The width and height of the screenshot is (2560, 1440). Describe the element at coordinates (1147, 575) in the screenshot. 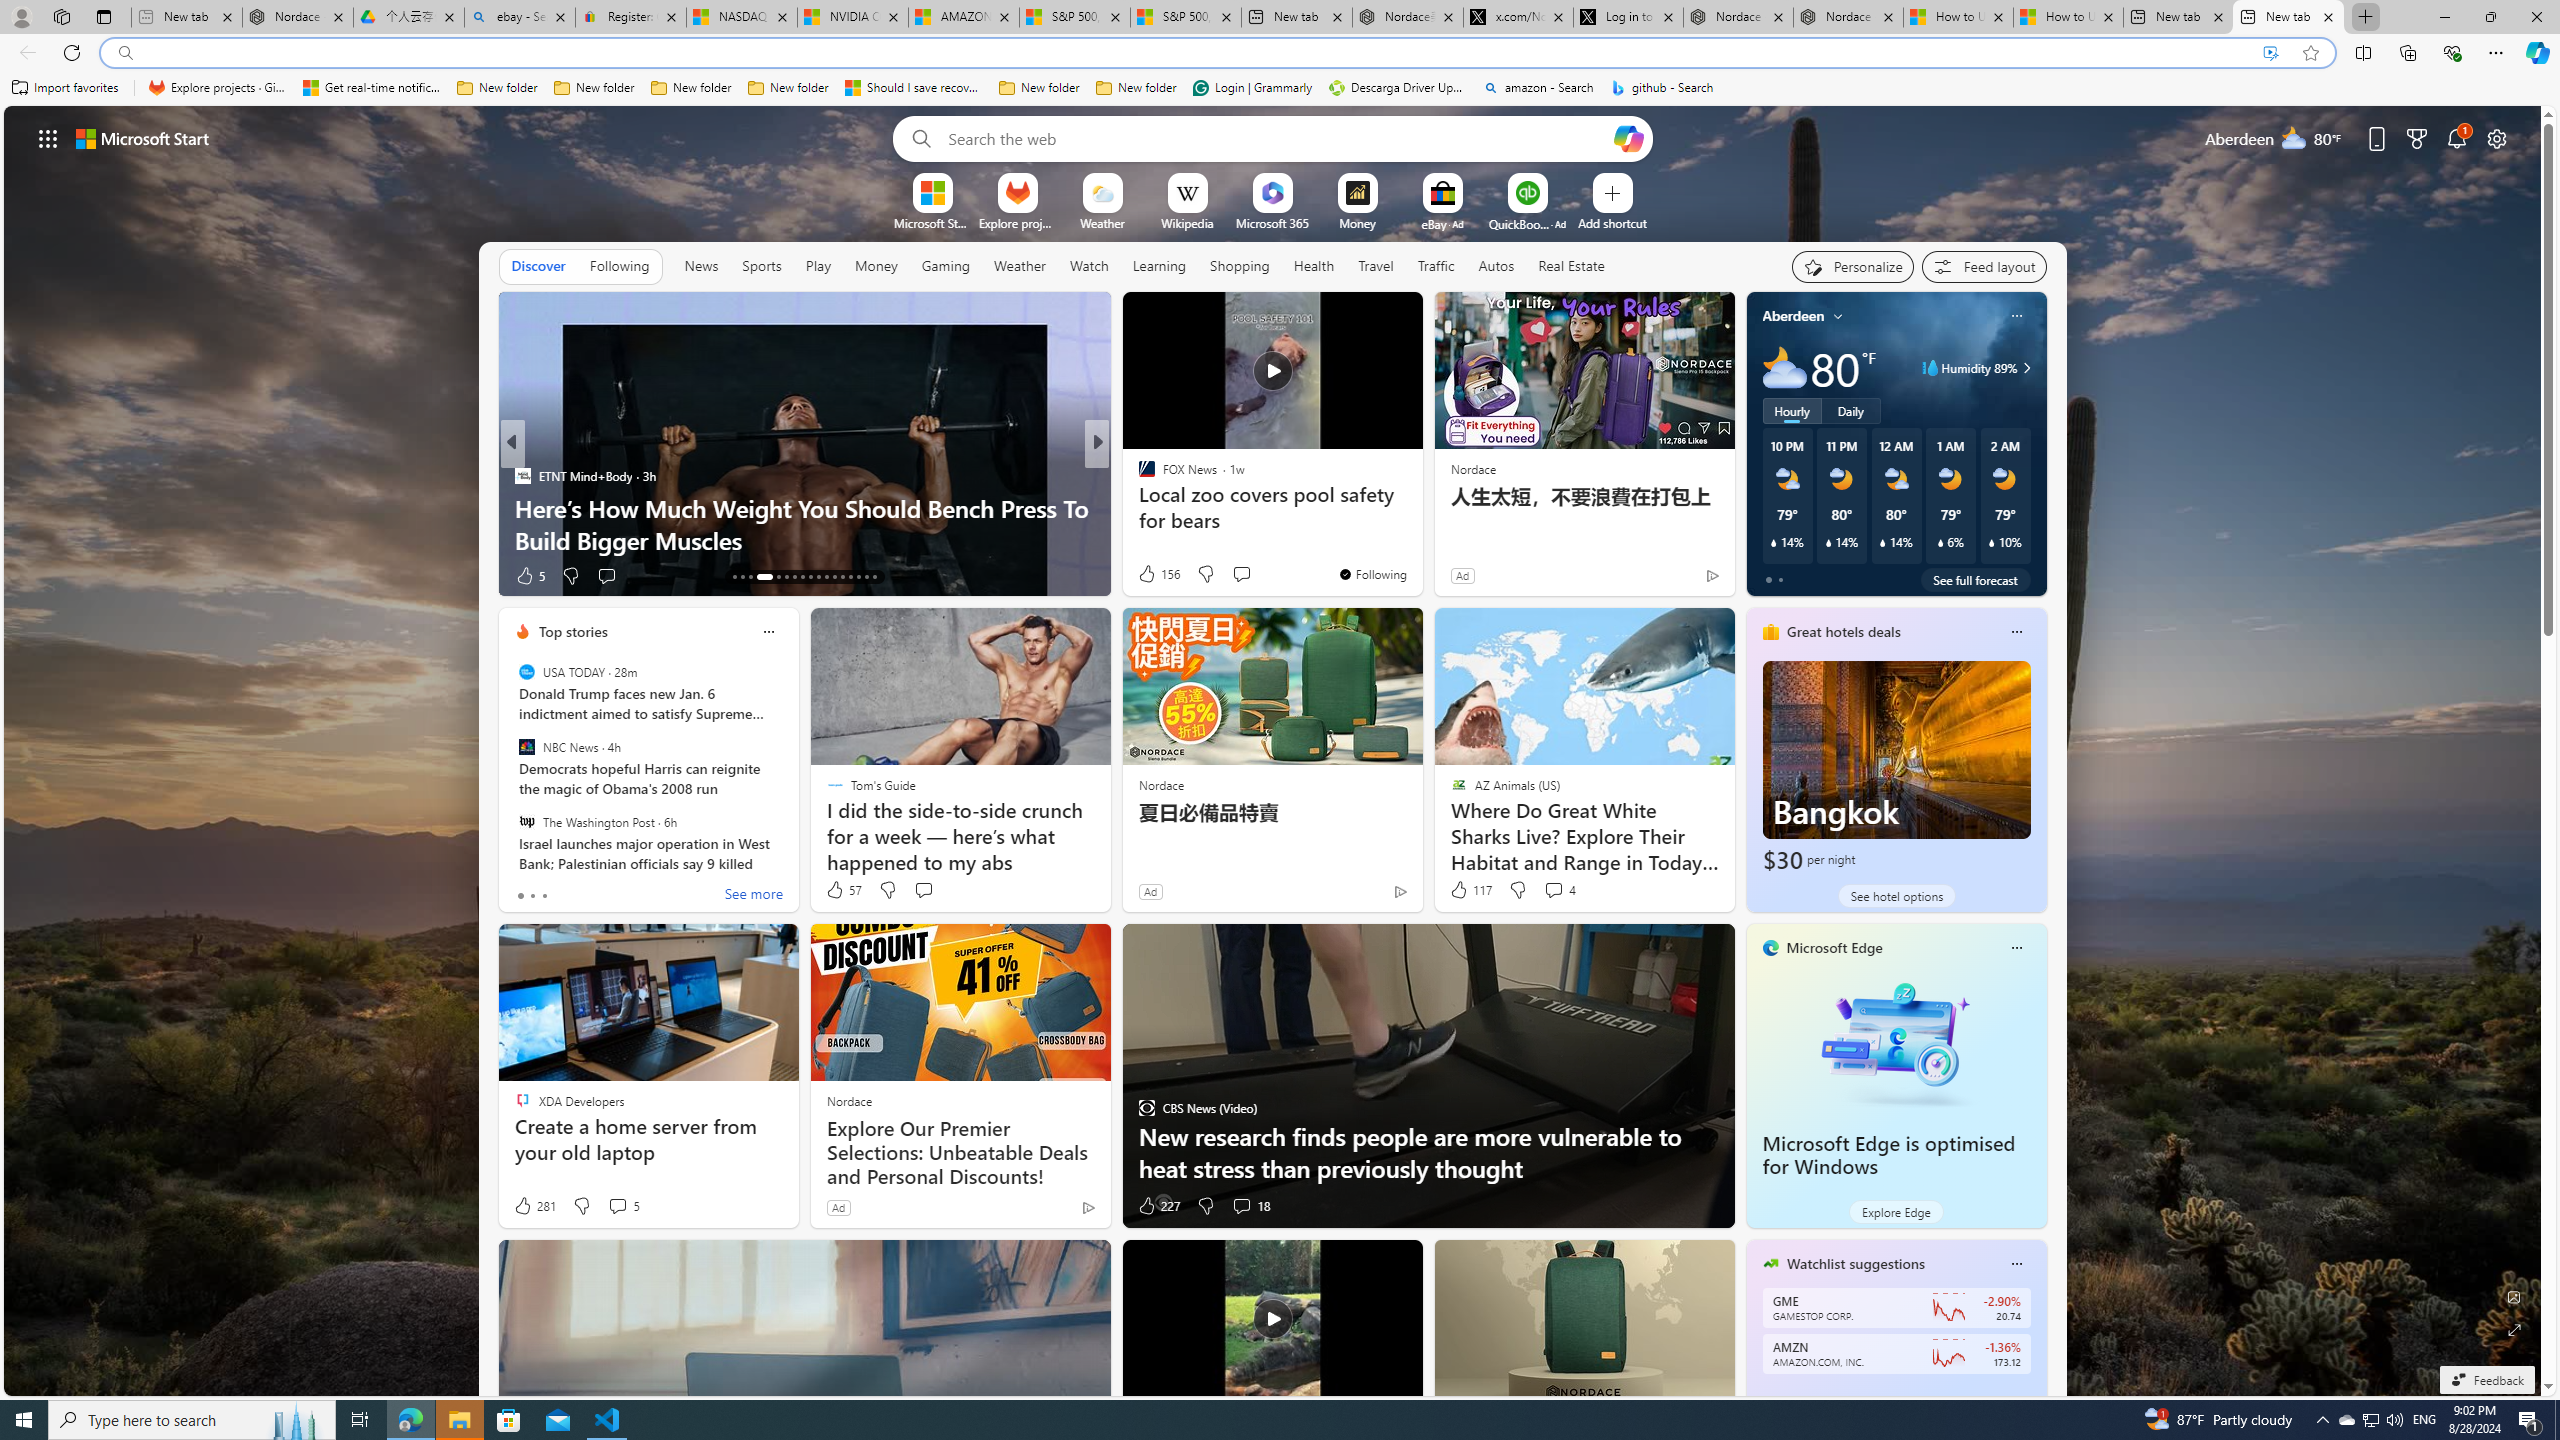

I see `'14 Like'` at that location.